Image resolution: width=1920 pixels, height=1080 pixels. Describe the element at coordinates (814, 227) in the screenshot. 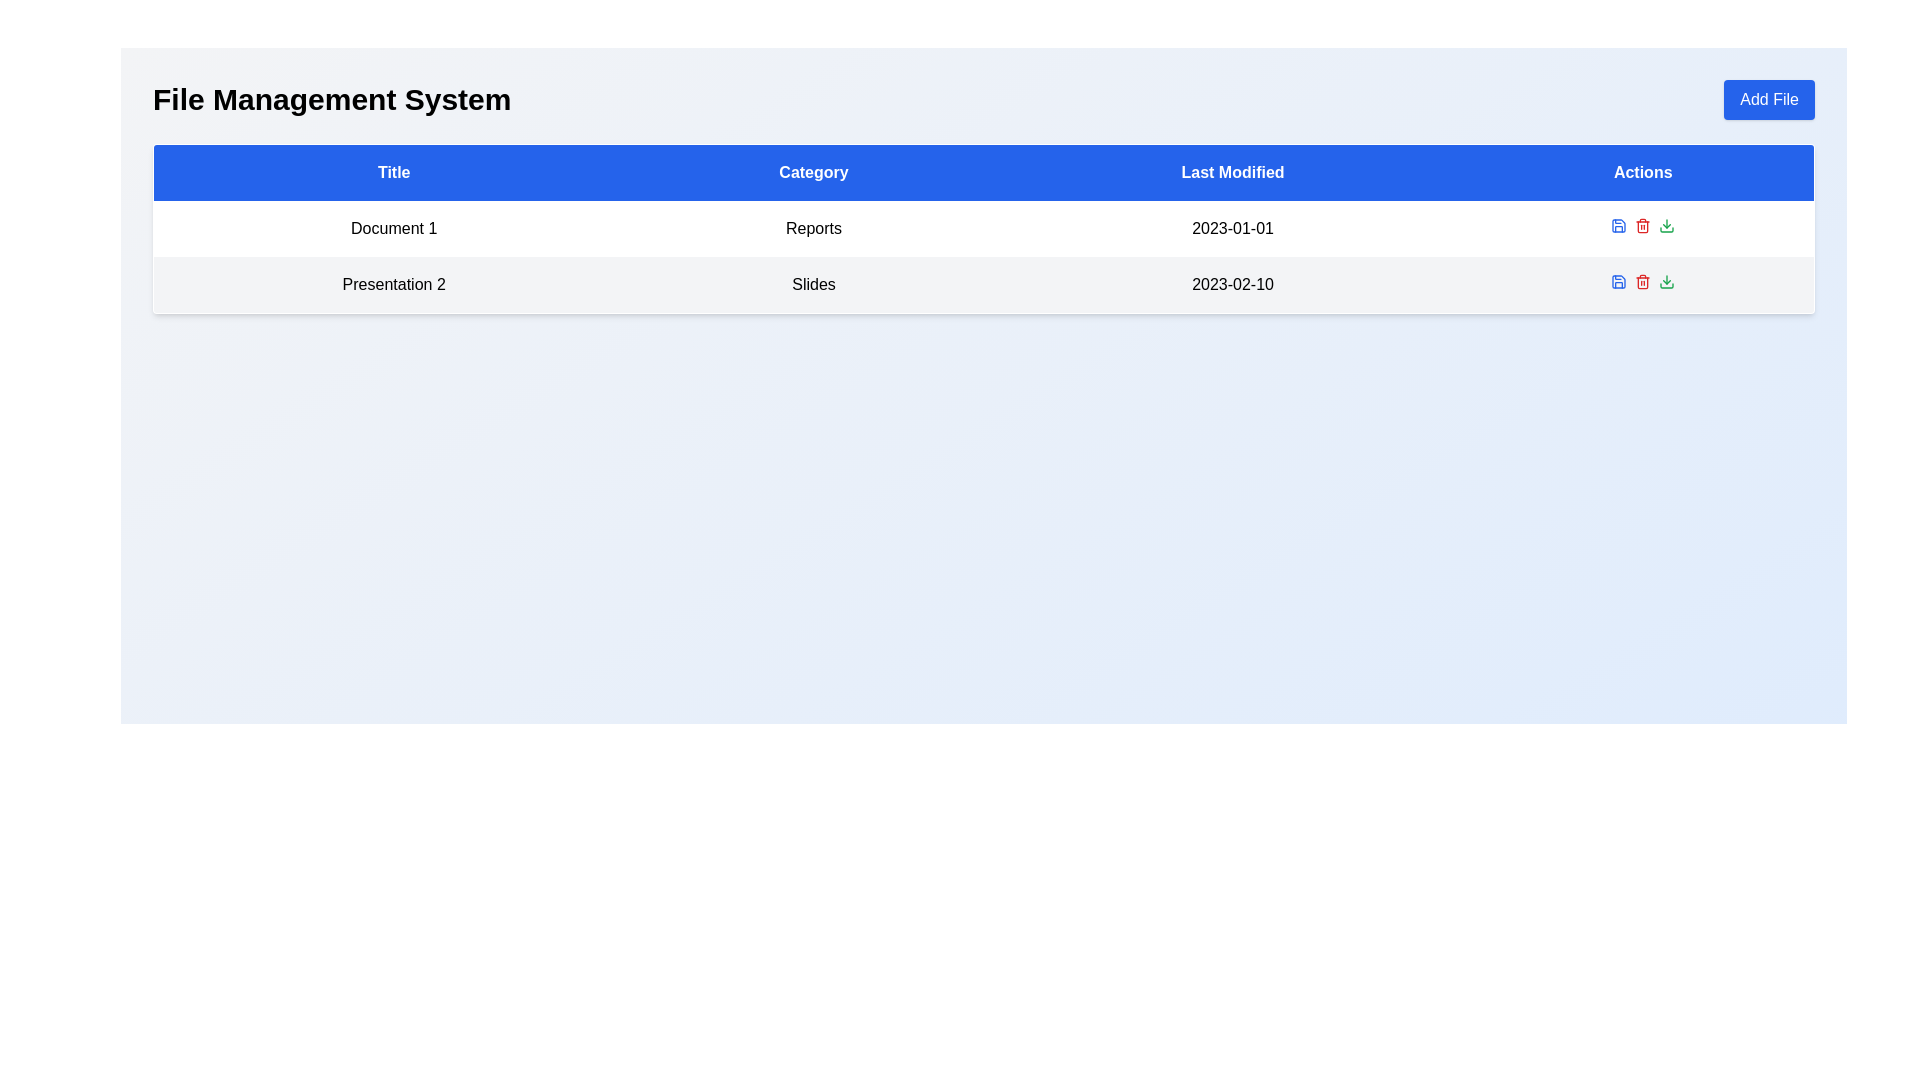

I see `the Text cell in the second column under the 'Category' header of the table, which corresponds to 'Document 1'` at that location.